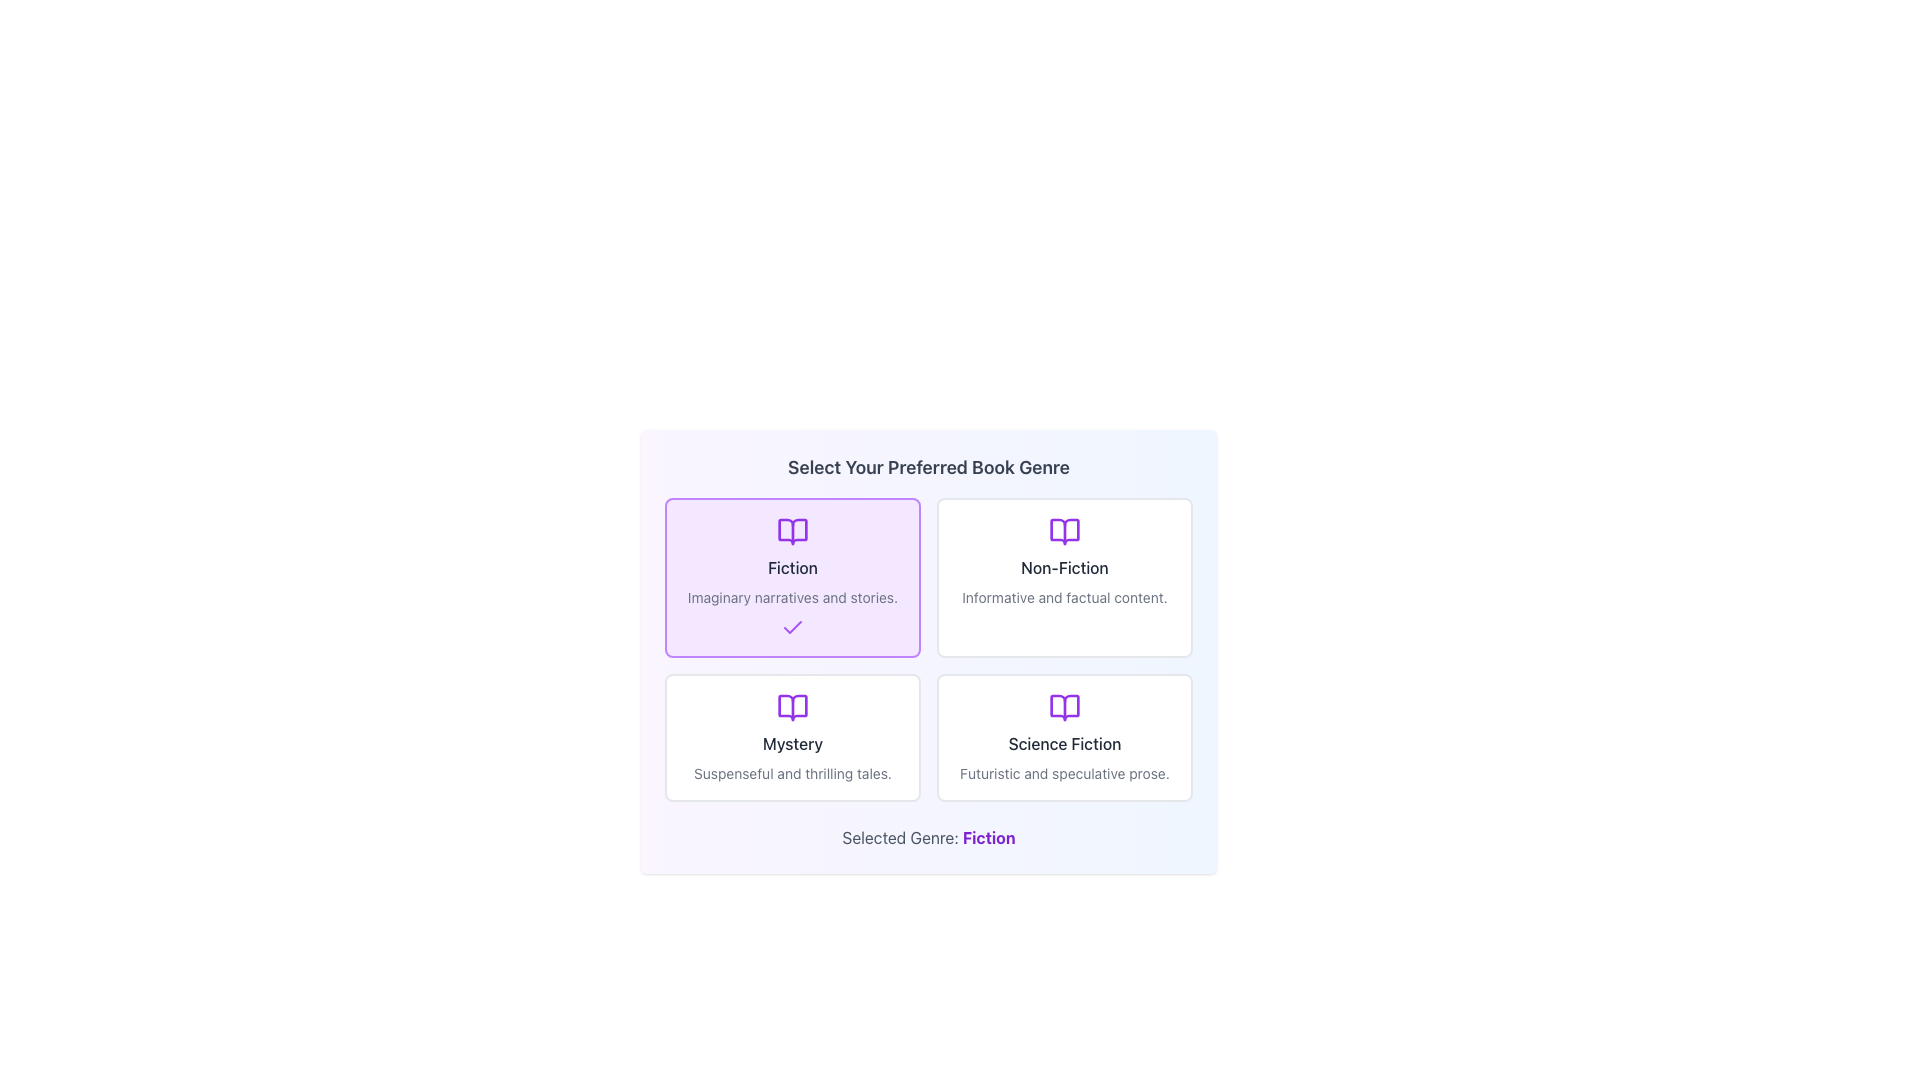  I want to click on the Science Fiction genre icon located at the bottom-right corner of the main selection panel, so click(1064, 707).